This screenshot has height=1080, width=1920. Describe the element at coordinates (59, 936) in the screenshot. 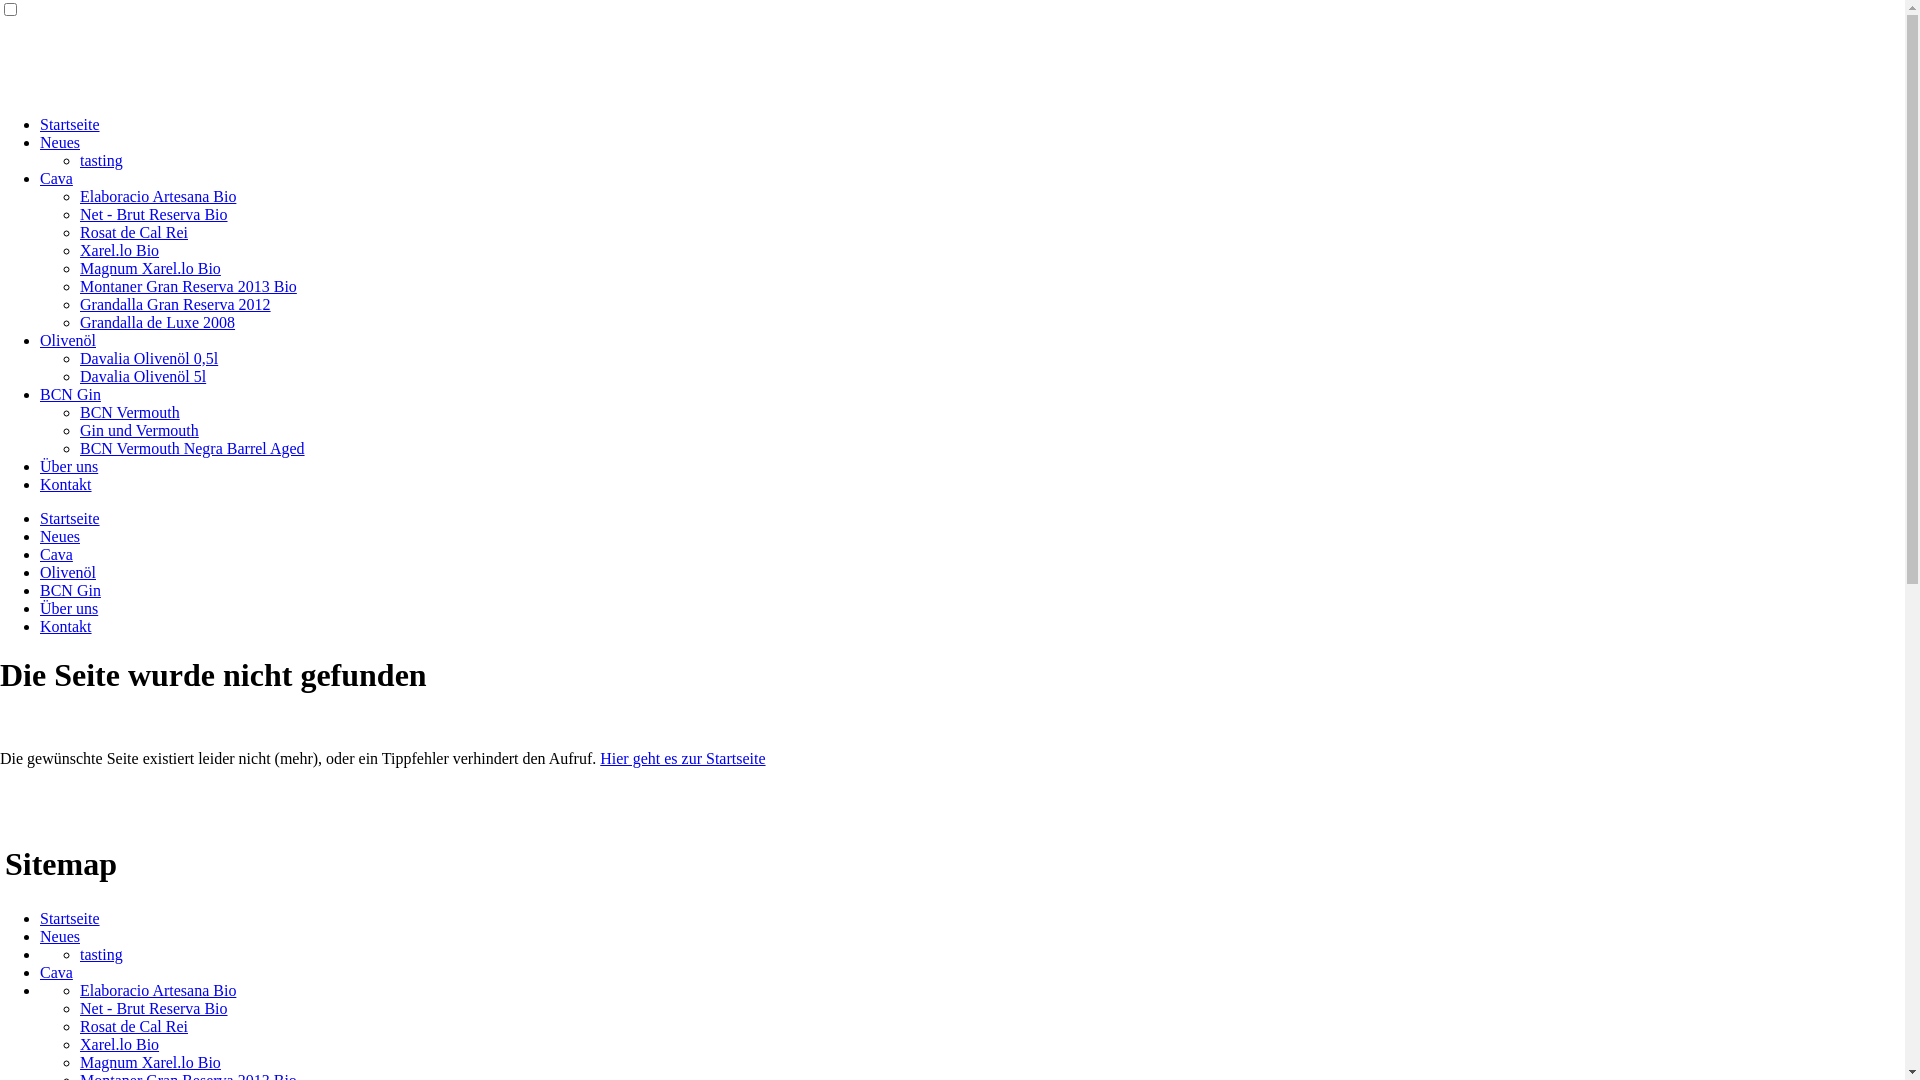

I see `'Neues'` at that location.